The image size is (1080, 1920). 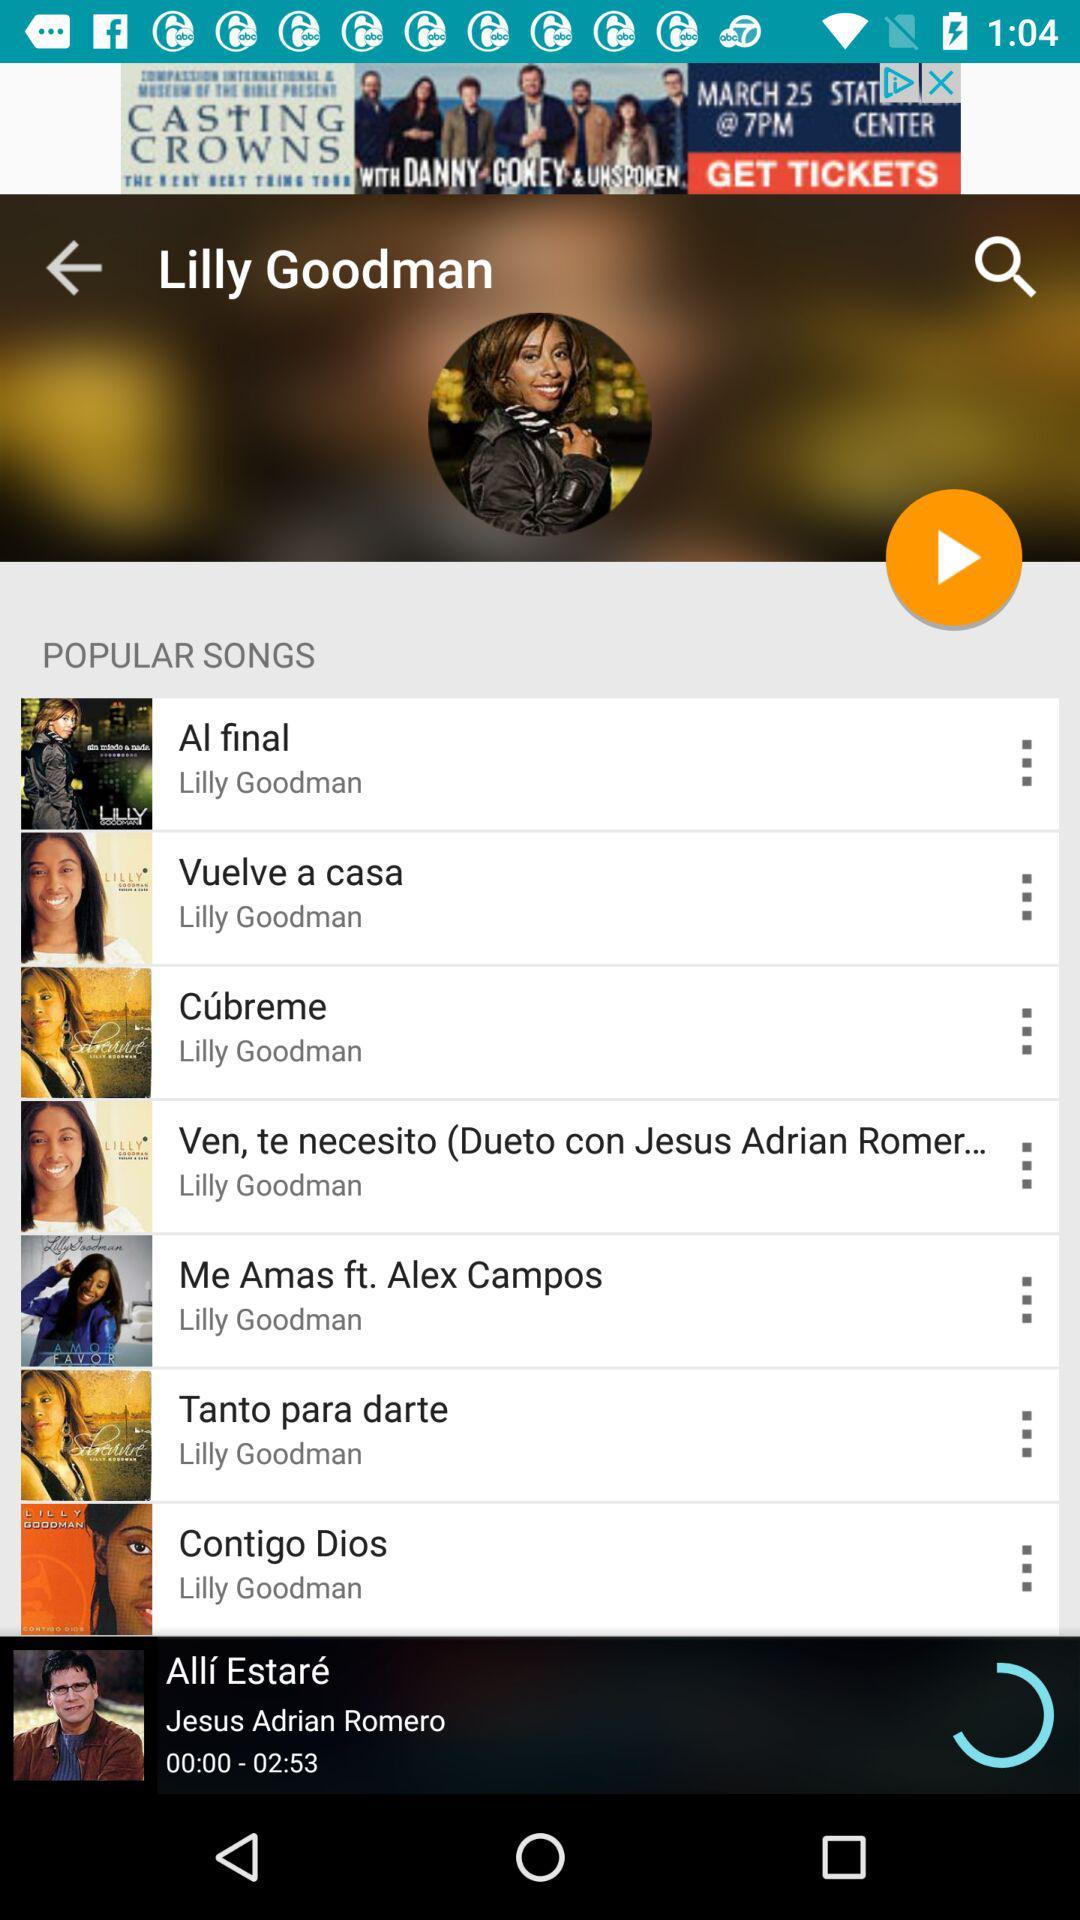 I want to click on the more icon, so click(x=1027, y=1433).